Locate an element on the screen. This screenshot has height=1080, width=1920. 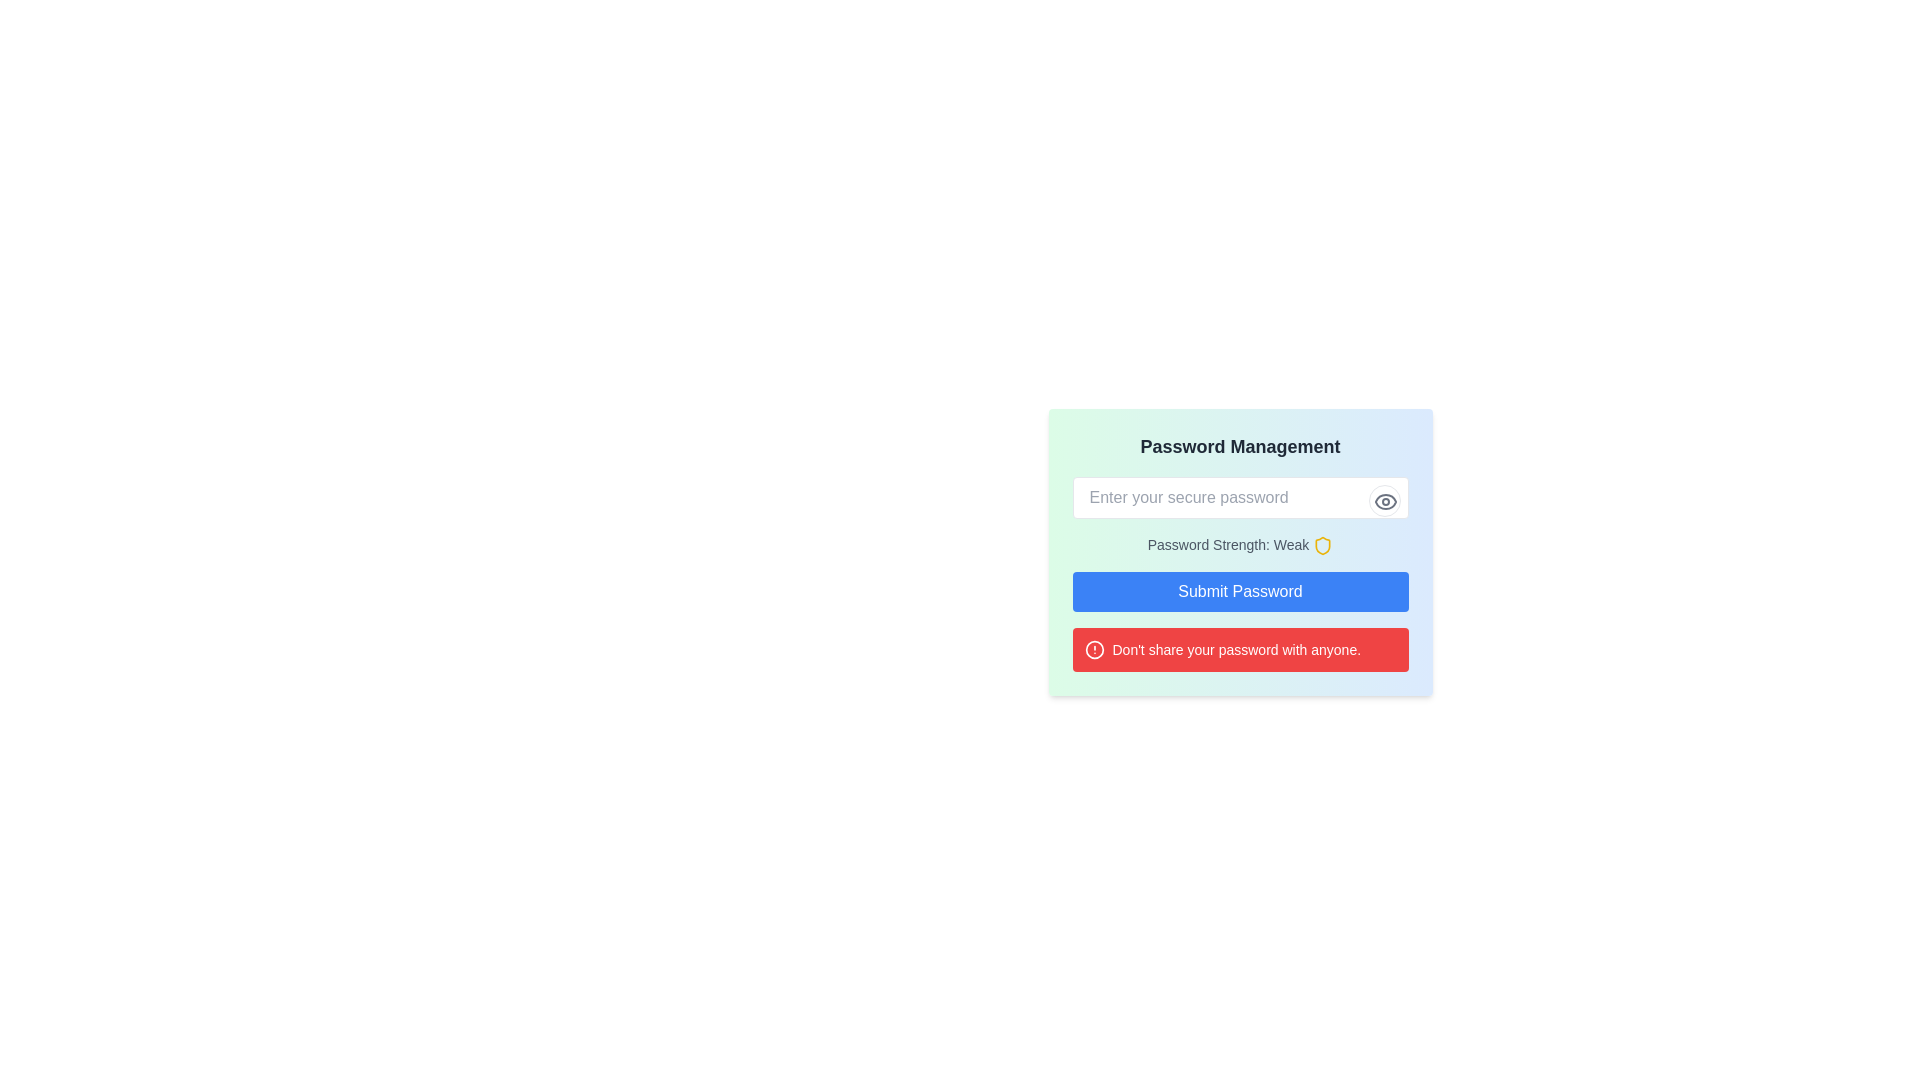
the Circle graphic component within the SVG that is part of the error notification area in the password management dialog is located at coordinates (1093, 650).